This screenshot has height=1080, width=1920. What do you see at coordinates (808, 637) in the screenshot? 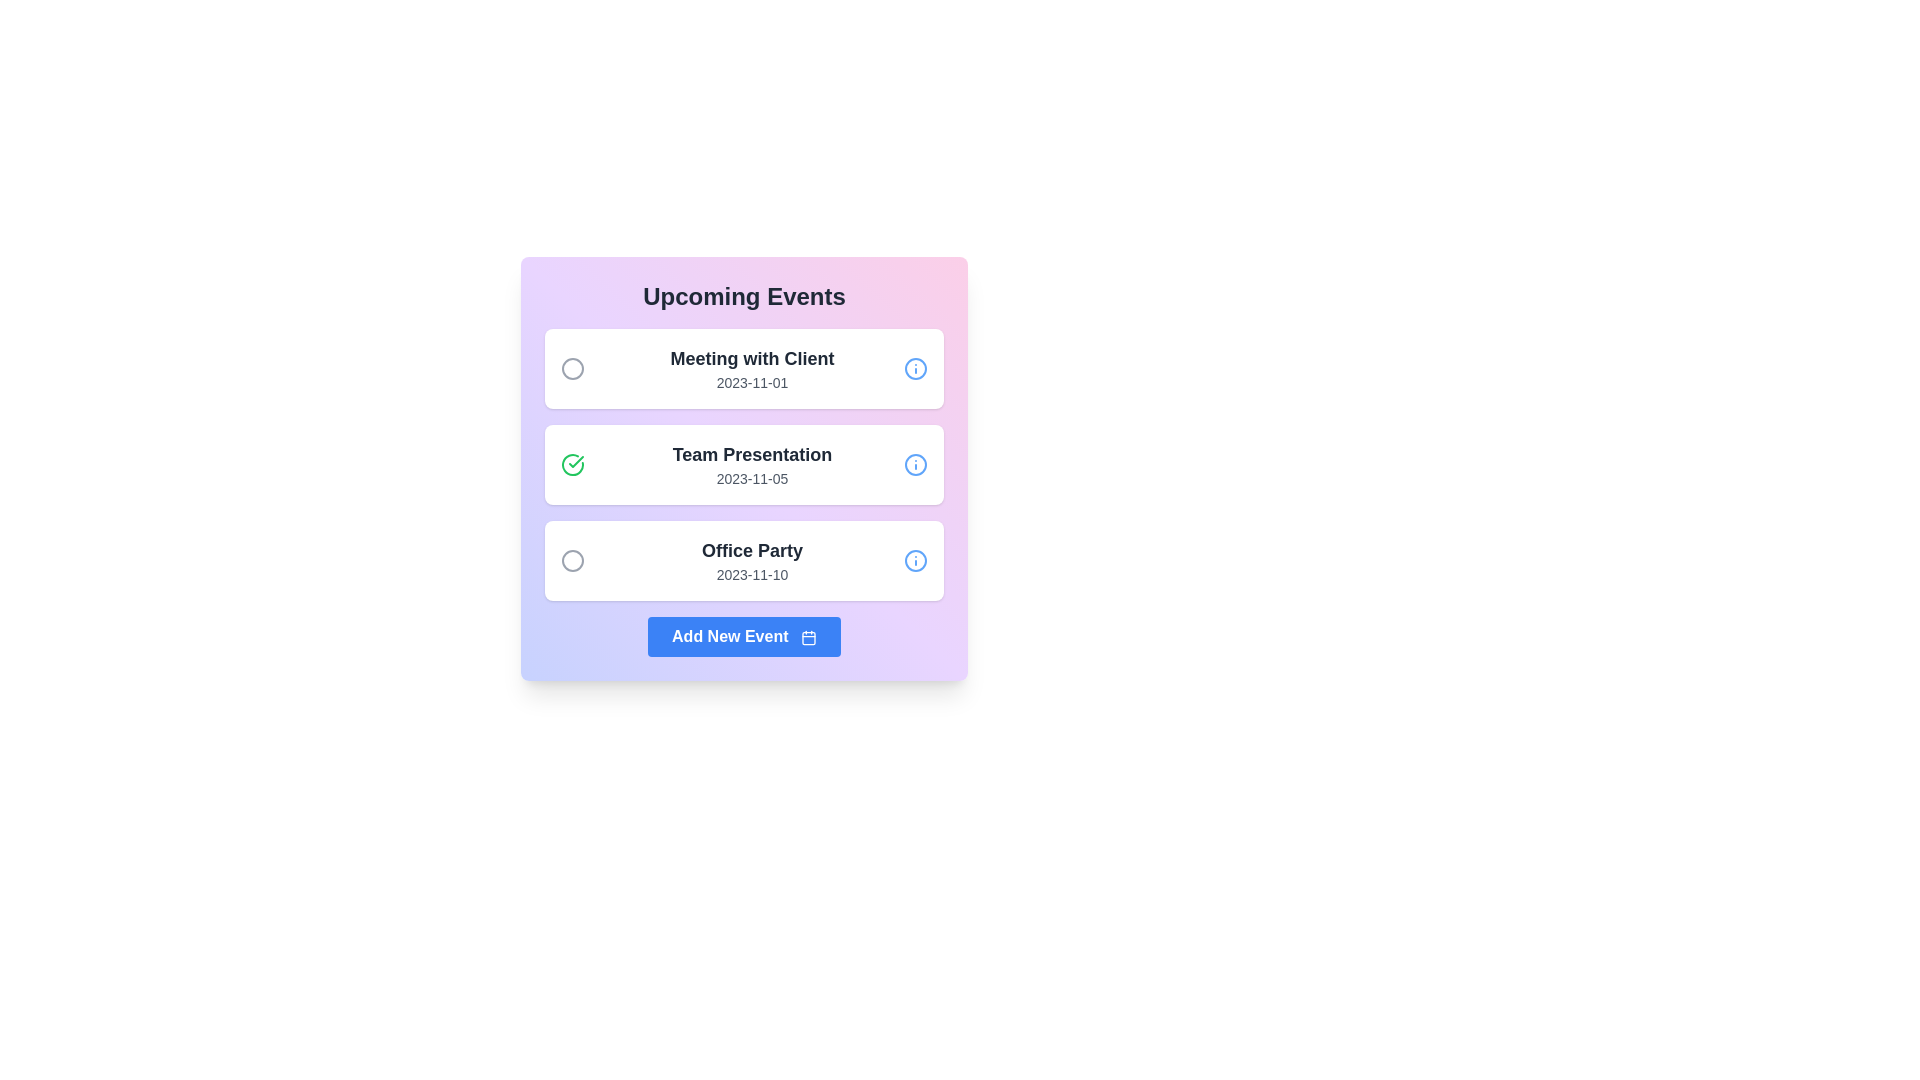
I see `the calendar icon located at the rightmost end of the 'Add New Event' button in the main event management section, which serves as a decorative symbol for adding a new event` at bounding box center [808, 637].